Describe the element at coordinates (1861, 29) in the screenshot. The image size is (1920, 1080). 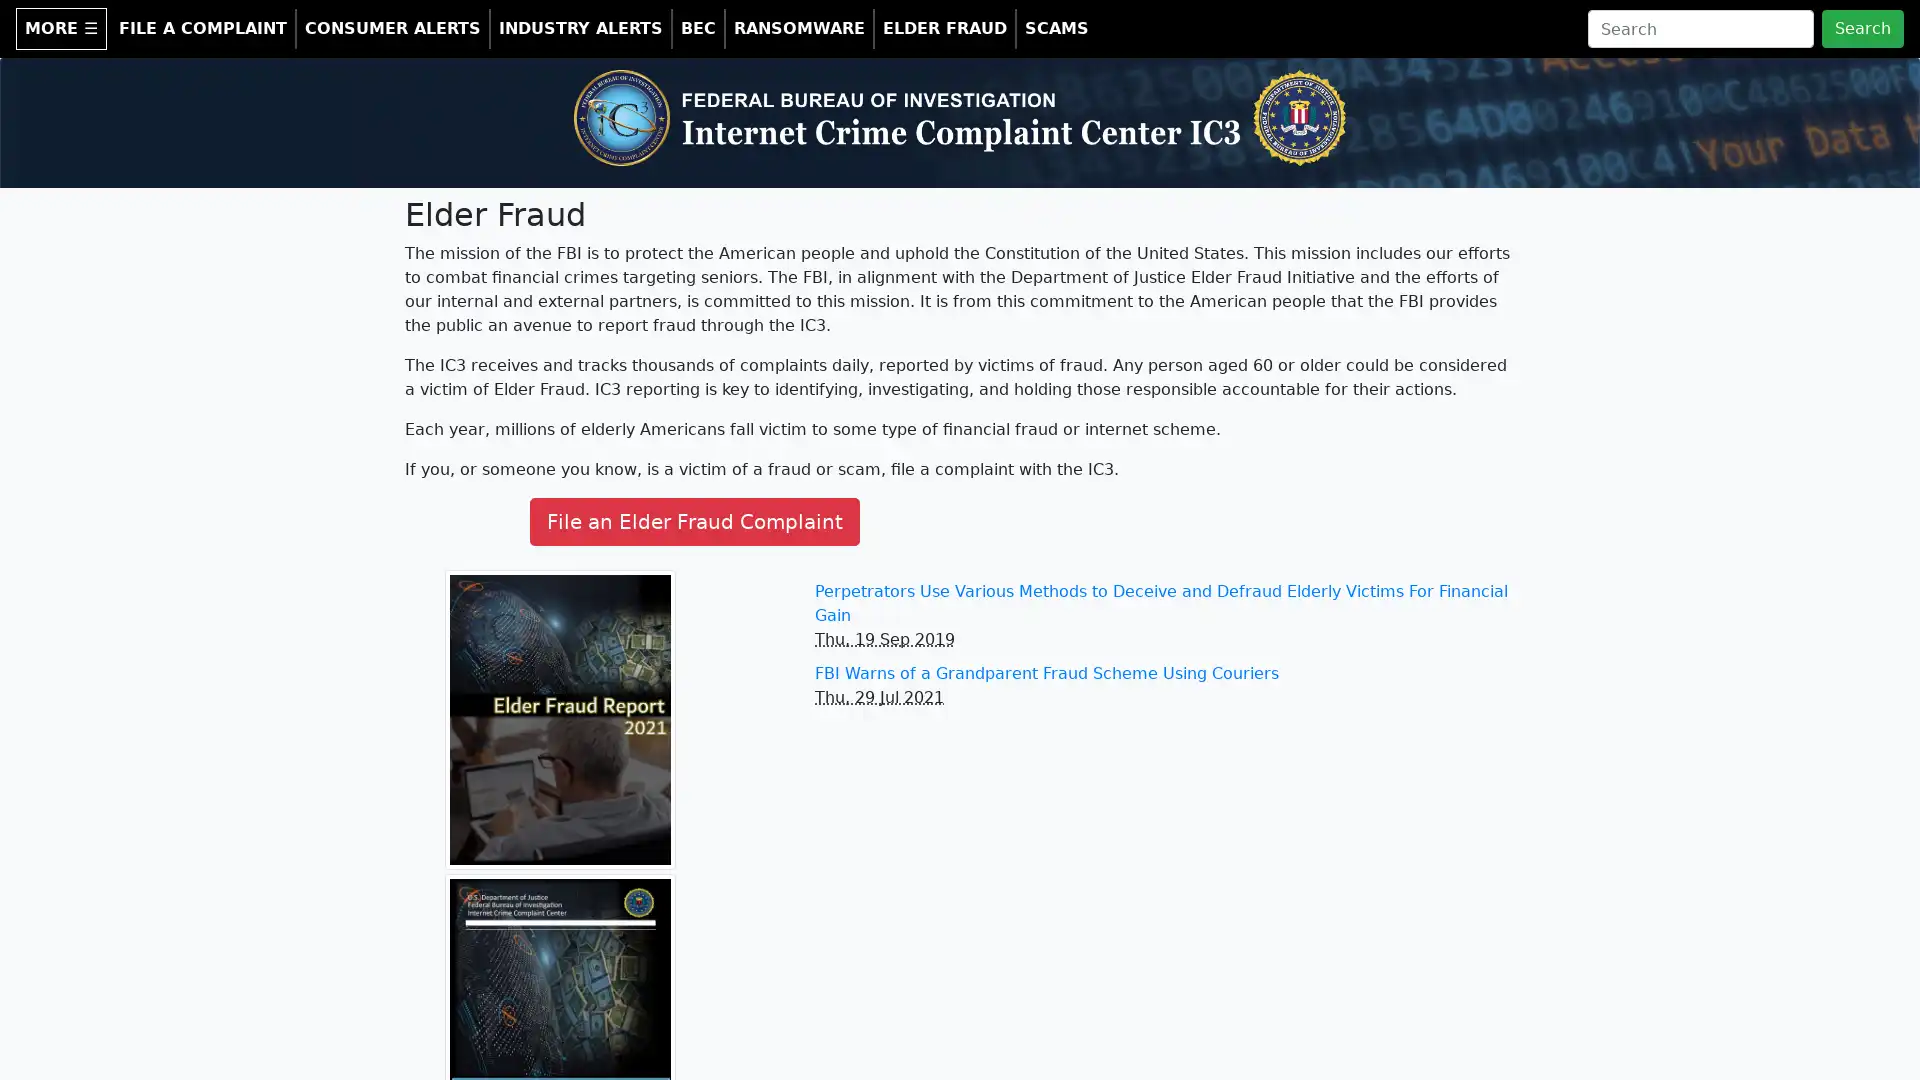
I see `Search` at that location.